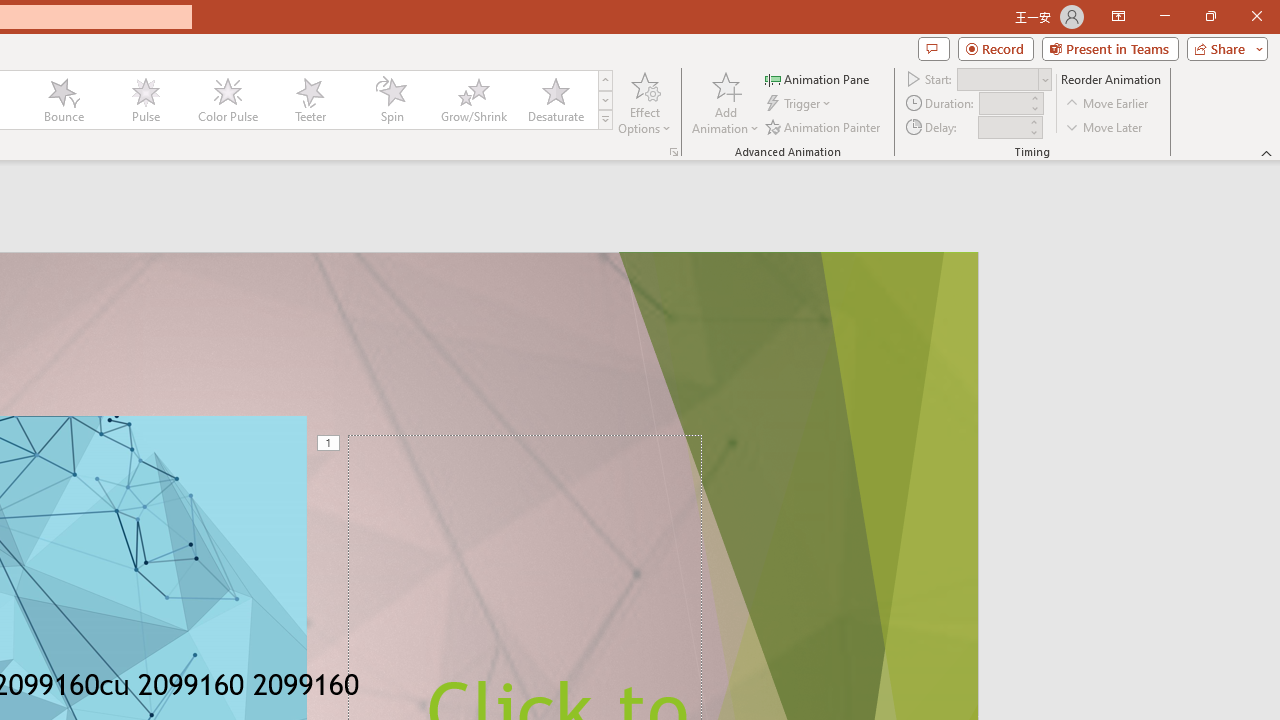 The image size is (1280, 720). I want to click on 'Animation Styles', so click(604, 120).